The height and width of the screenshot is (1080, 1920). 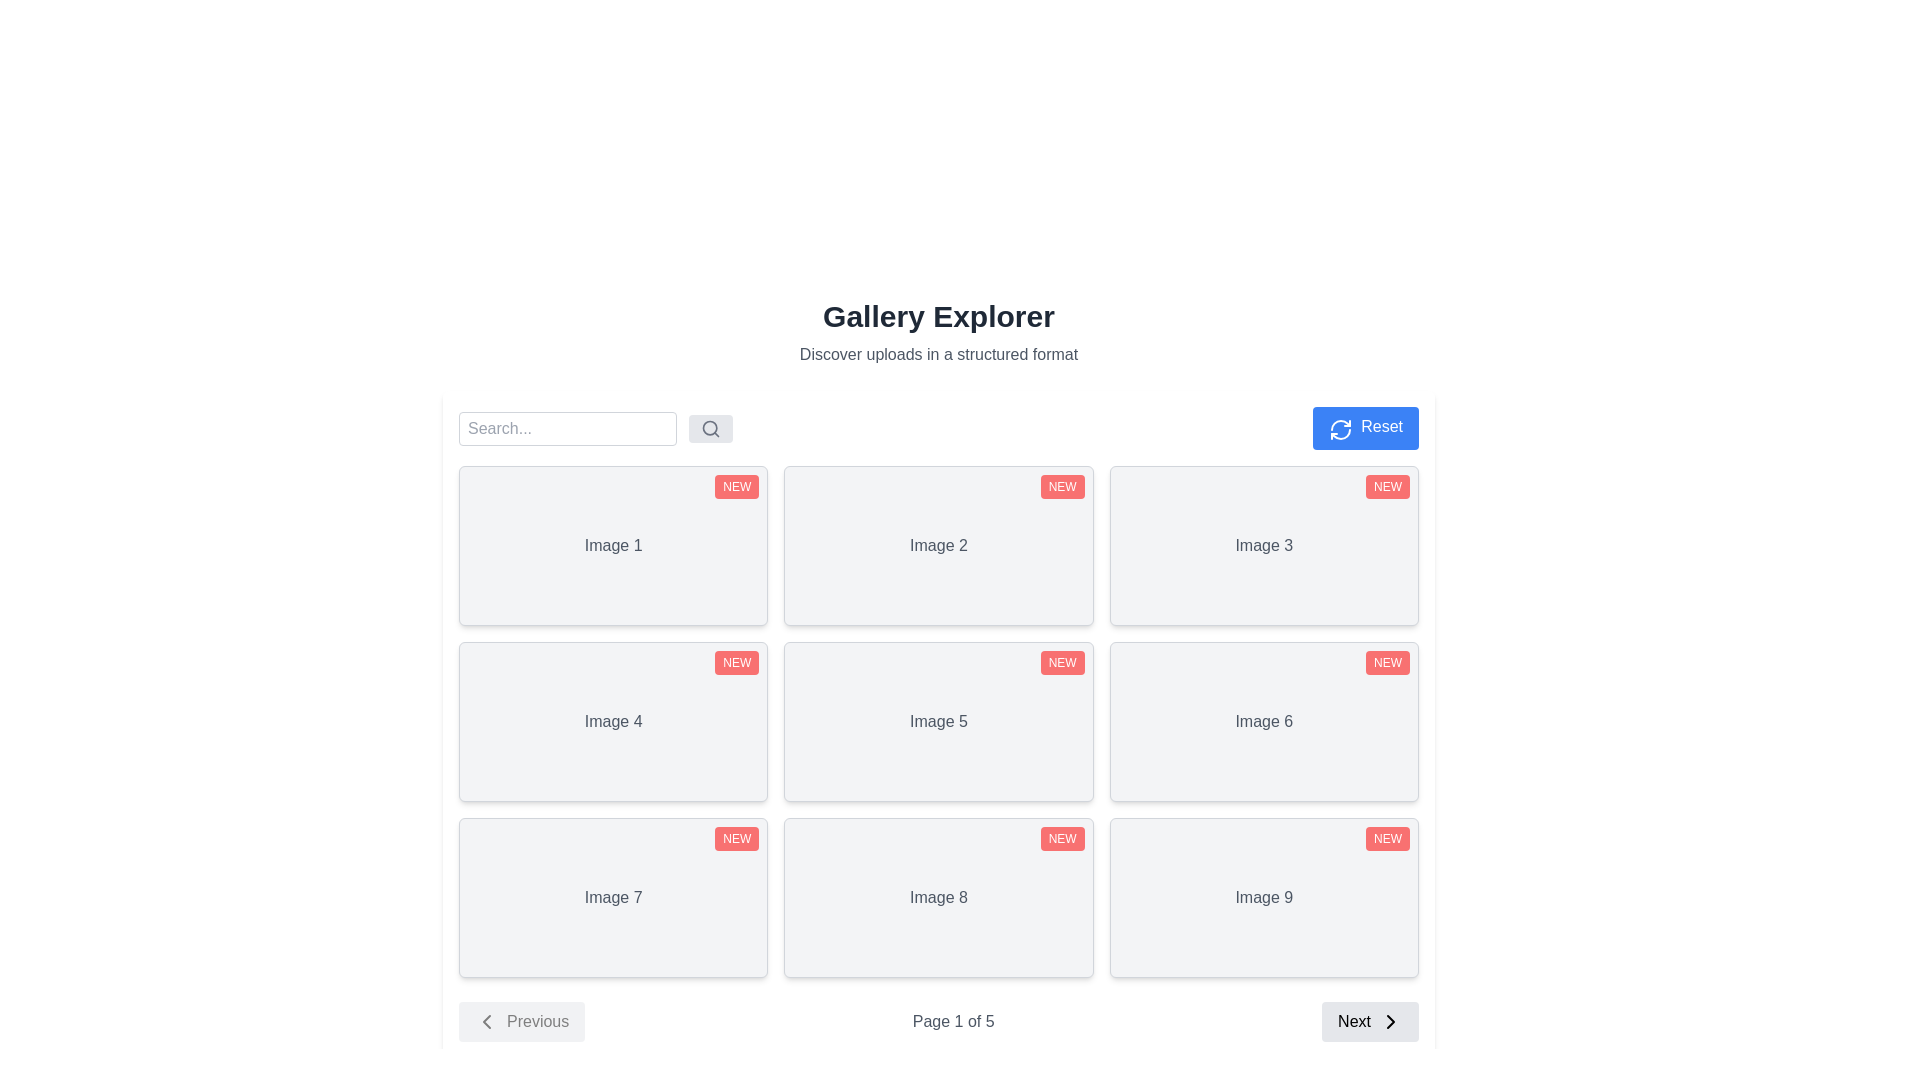 I want to click on the Tile component labeled 'Image 4' with a light gray background and a 'NEW' badge in the top-right corner, so click(x=612, y=721).